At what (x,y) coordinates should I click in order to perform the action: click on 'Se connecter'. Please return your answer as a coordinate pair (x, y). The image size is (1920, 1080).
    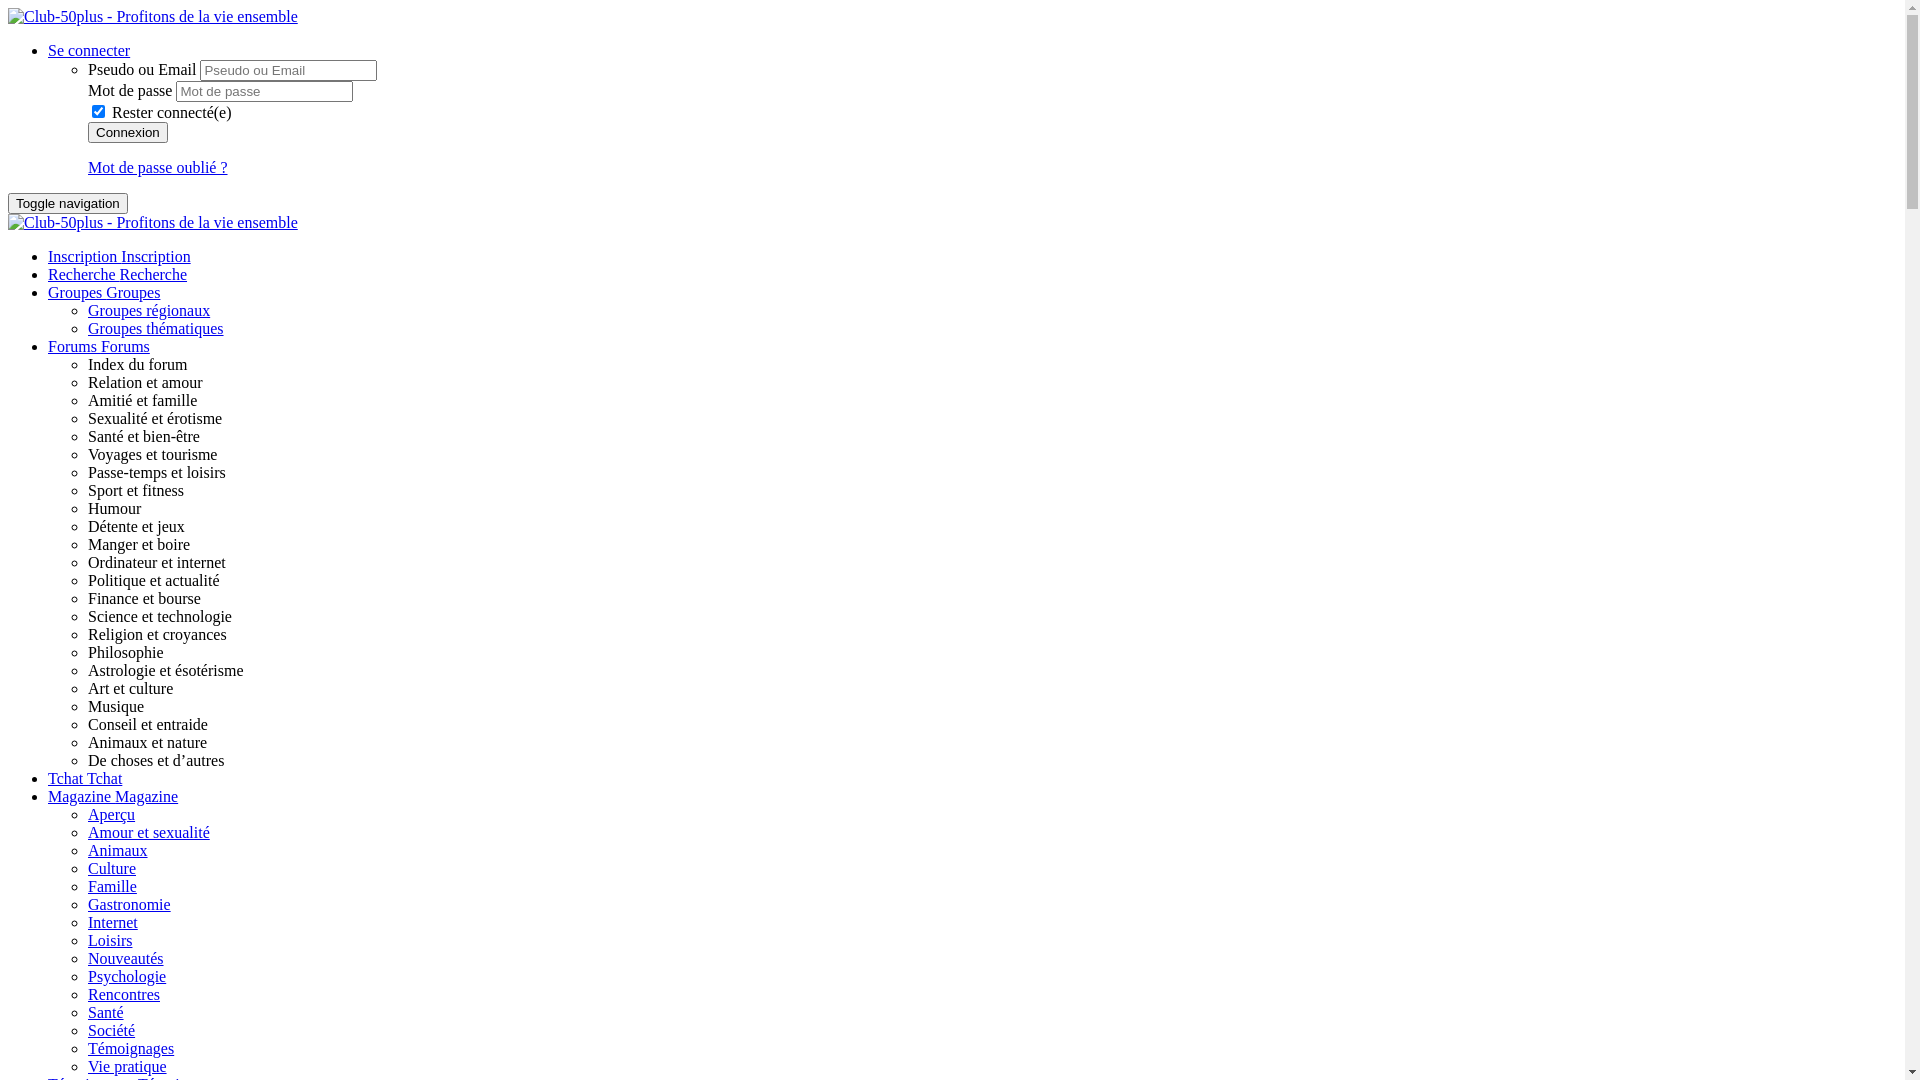
    Looking at the image, I should click on (48, 49).